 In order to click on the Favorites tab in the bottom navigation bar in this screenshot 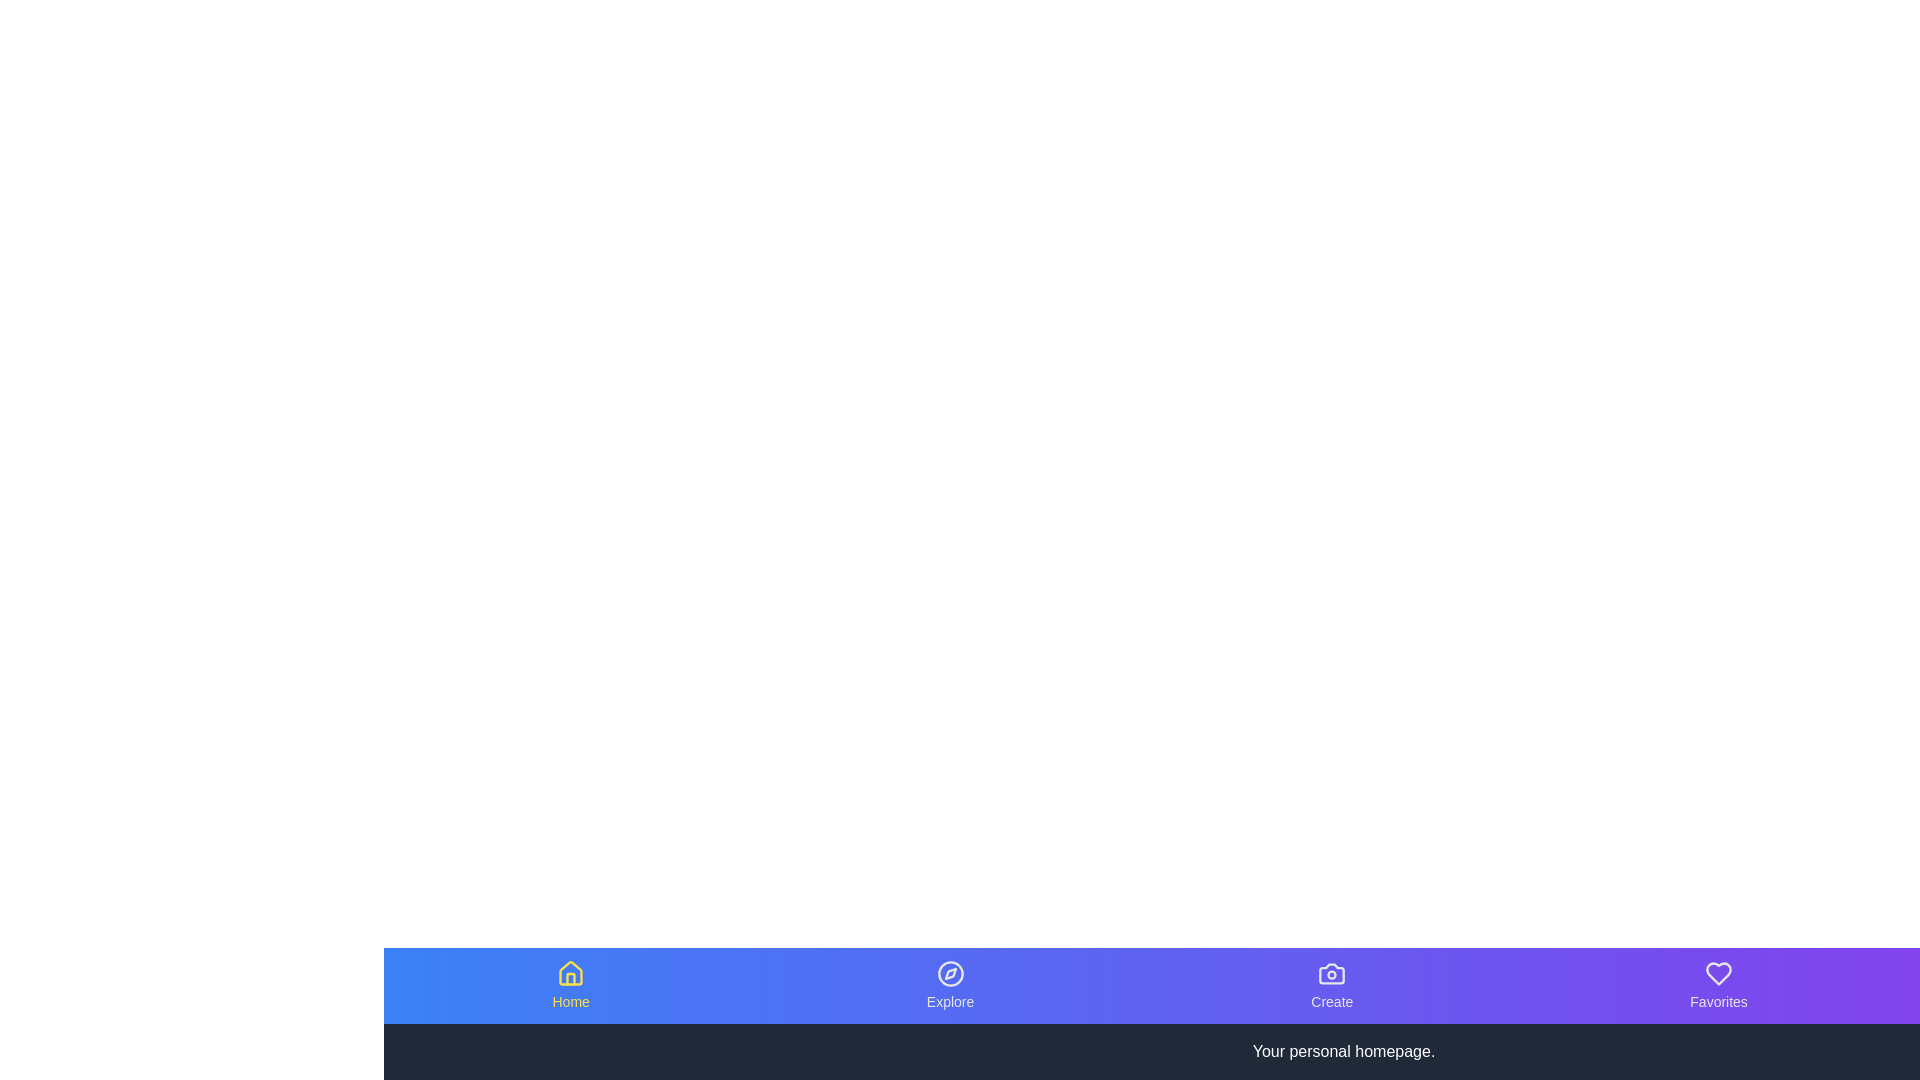, I will do `click(1717, 985)`.